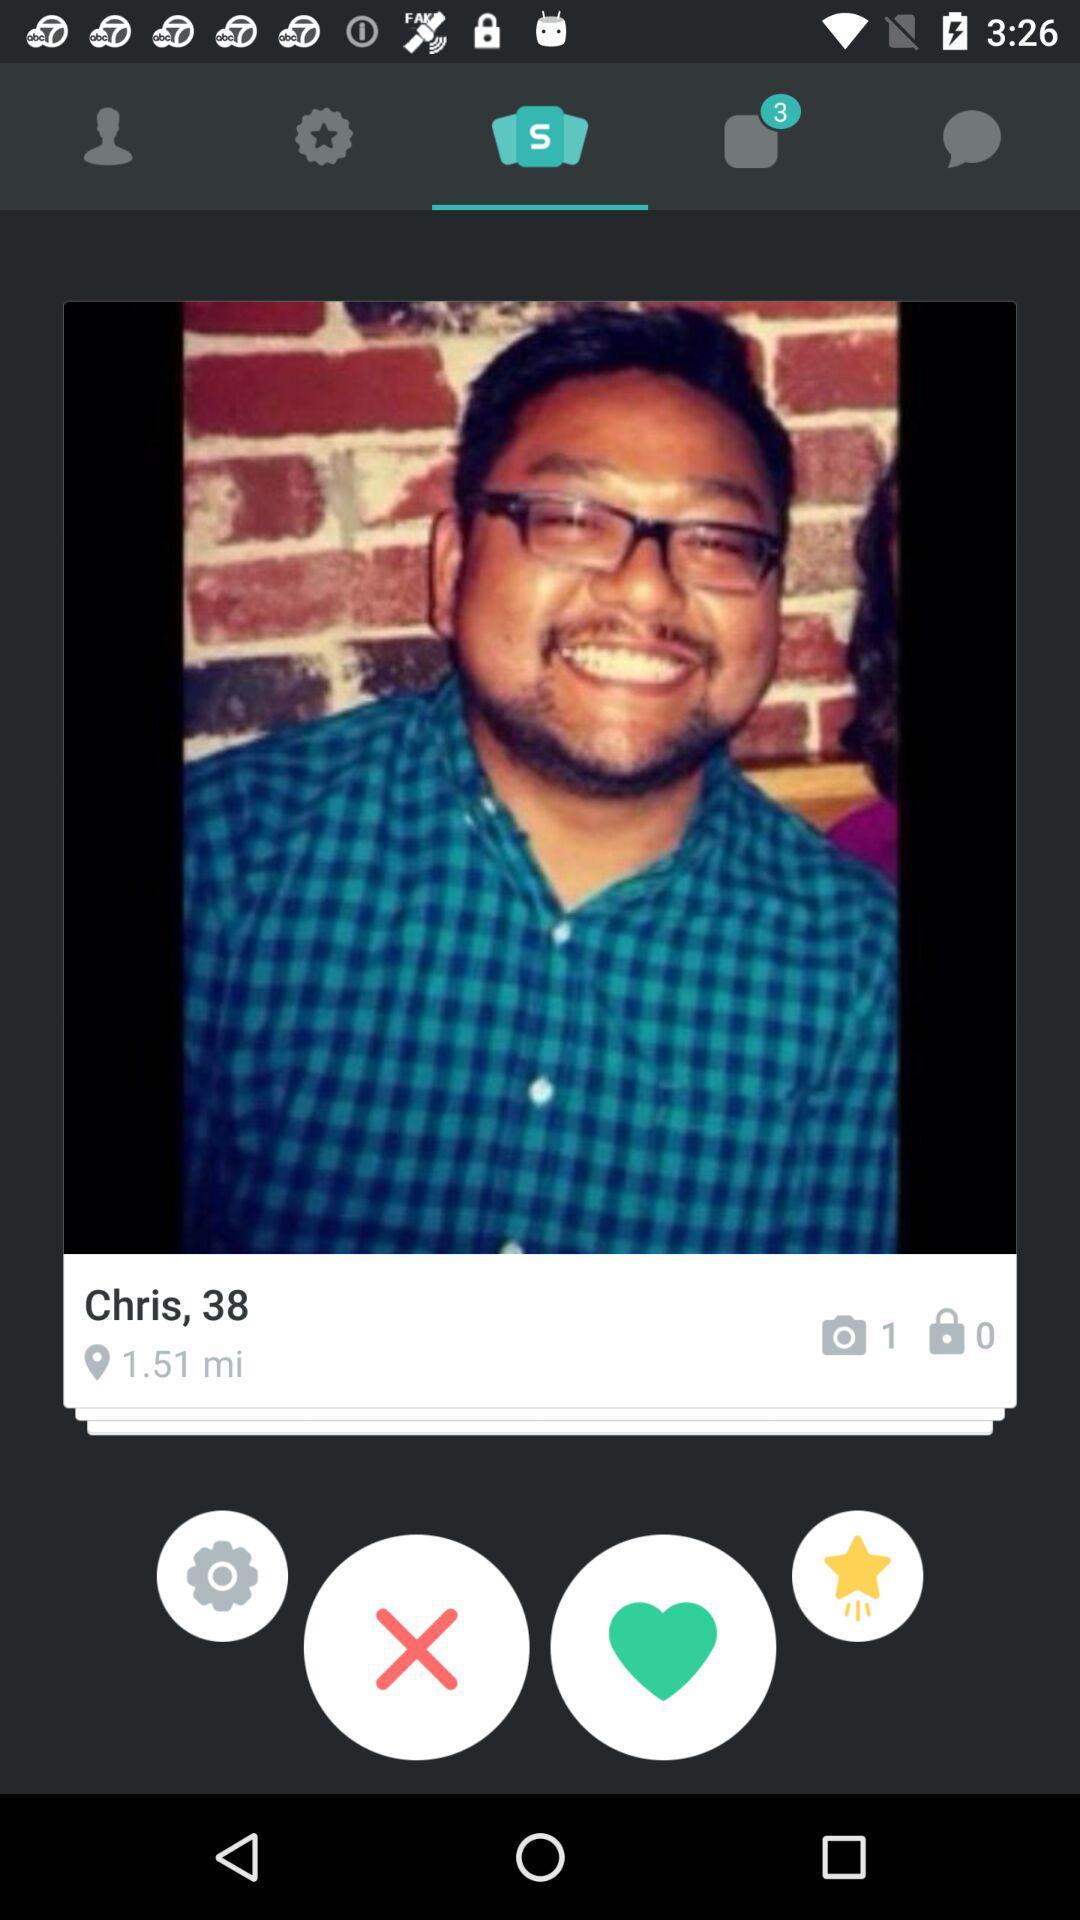 The width and height of the screenshot is (1080, 1920). Describe the element at coordinates (222, 1575) in the screenshot. I see `the settings icon` at that location.